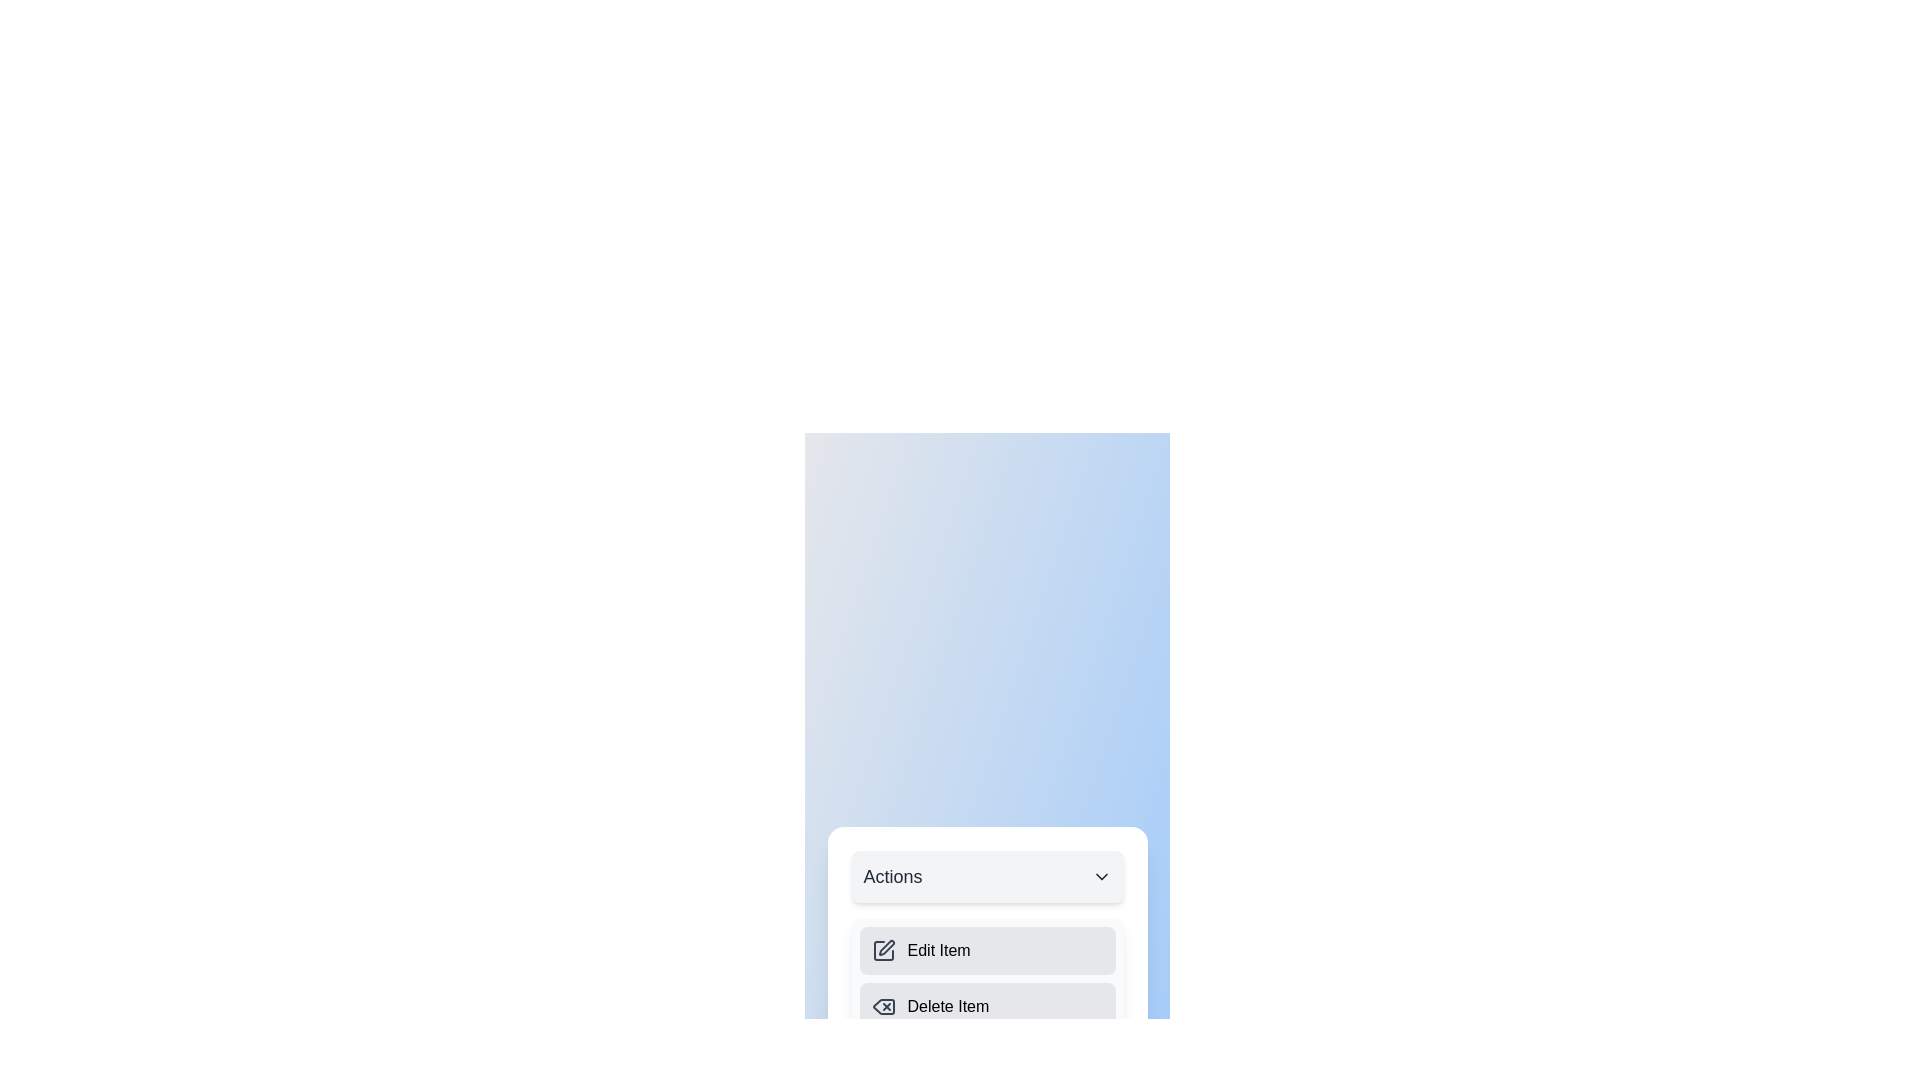 The height and width of the screenshot is (1080, 1920). What do you see at coordinates (987, 1006) in the screenshot?
I see `the 'Delete Item' option in the menu` at bounding box center [987, 1006].